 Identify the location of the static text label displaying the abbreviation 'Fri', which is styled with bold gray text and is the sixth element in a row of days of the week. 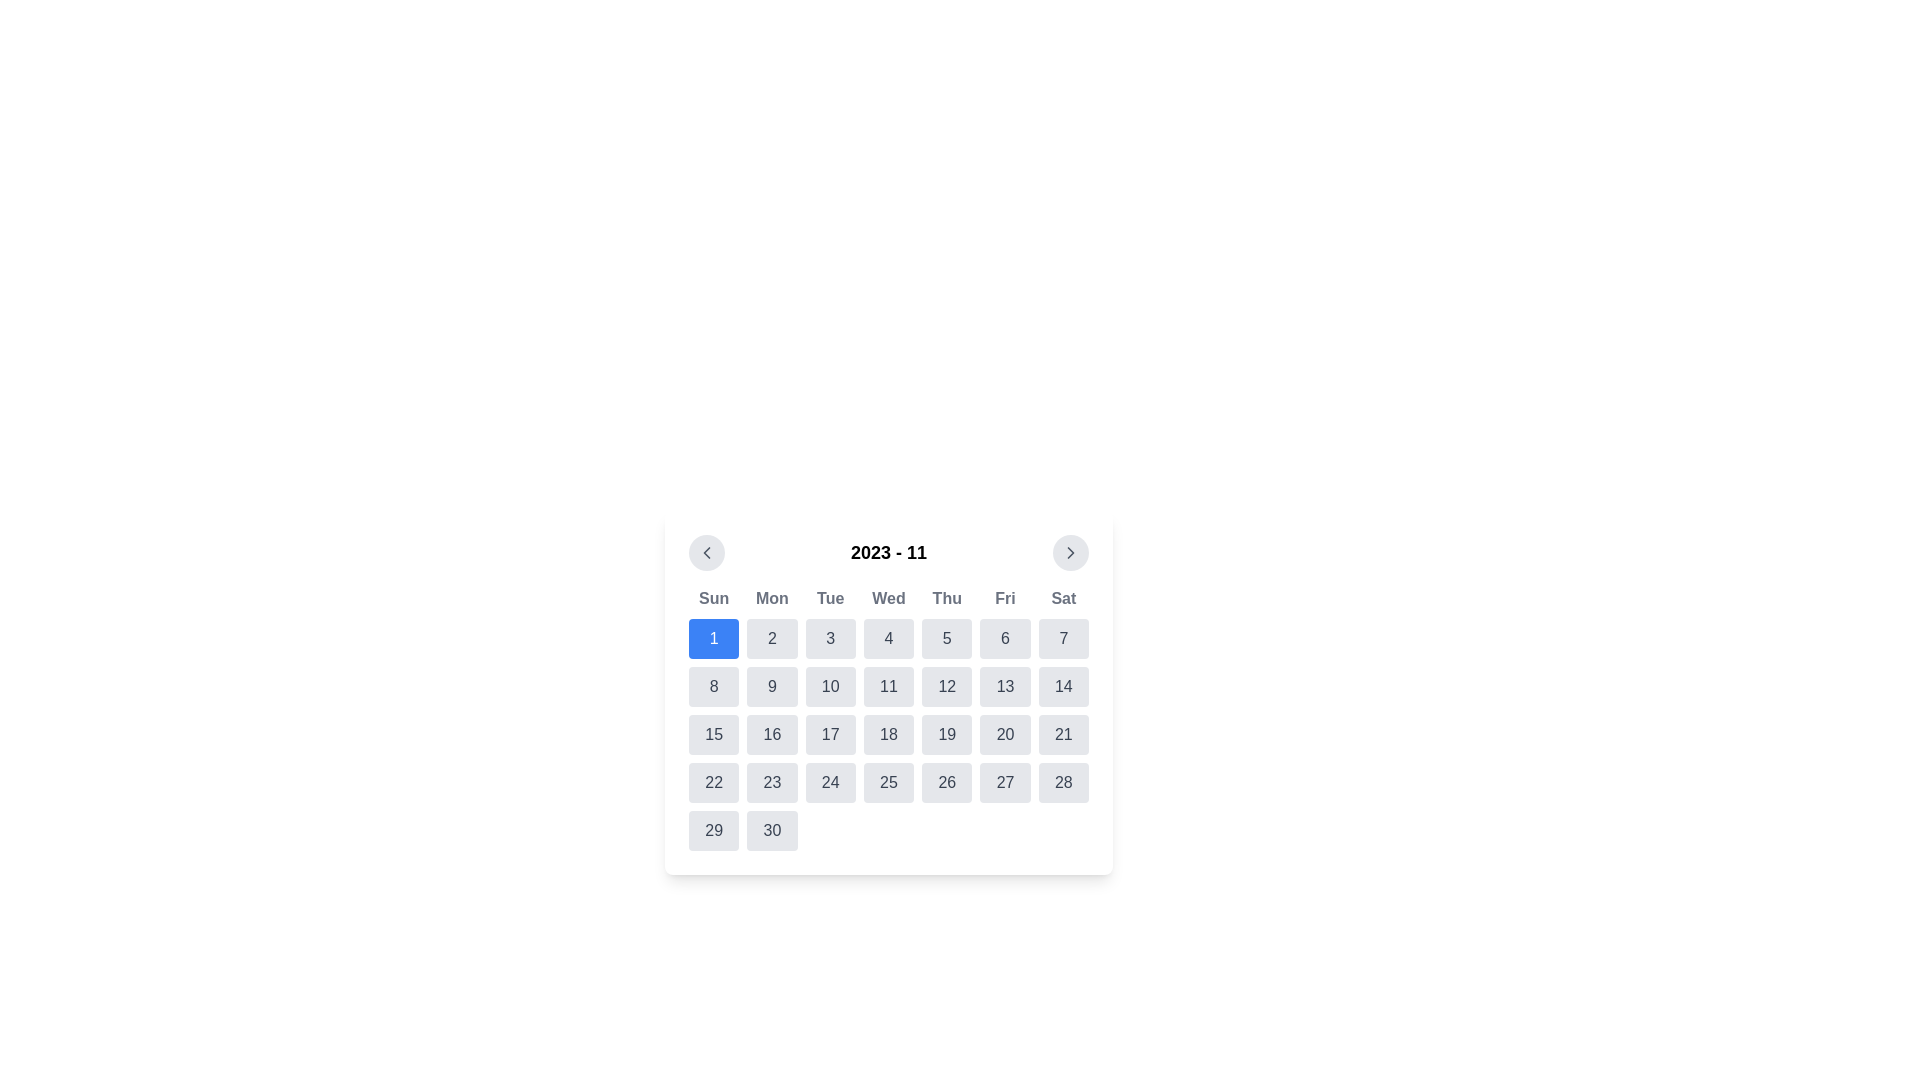
(1005, 597).